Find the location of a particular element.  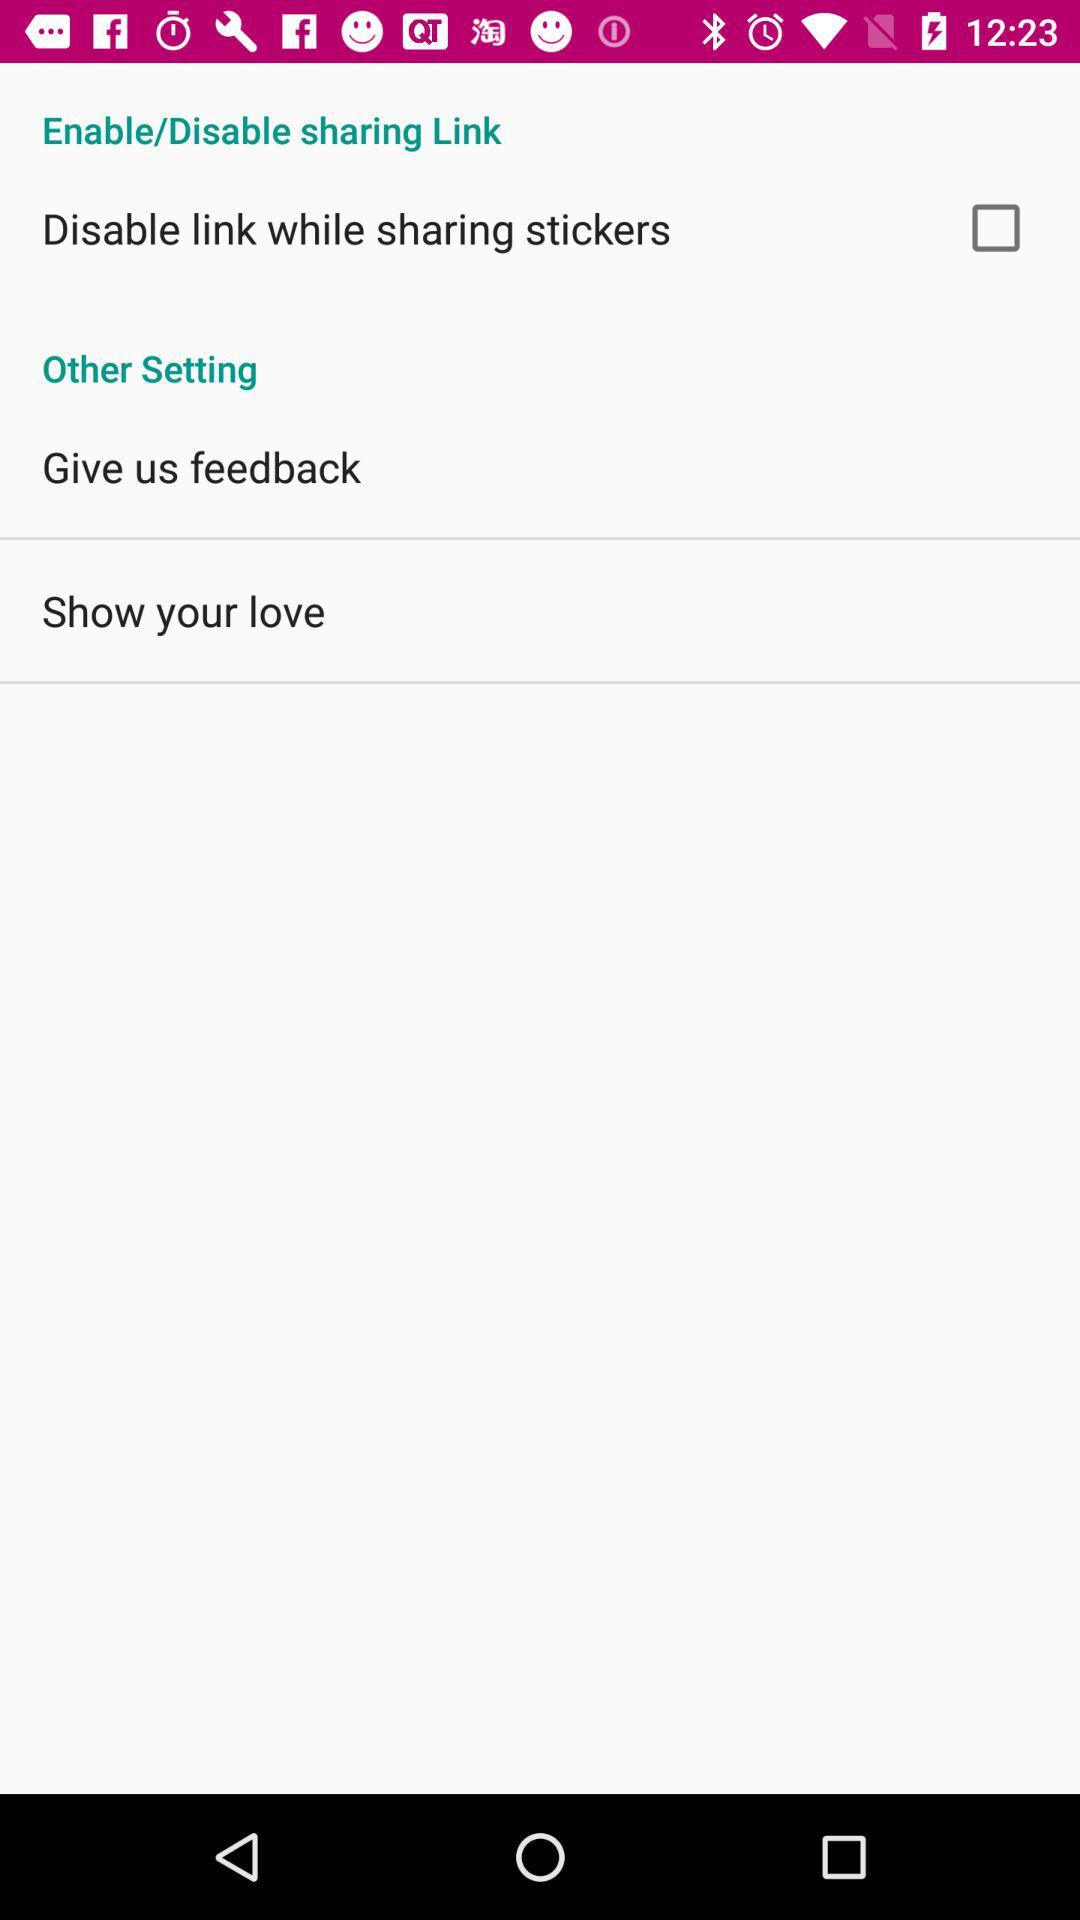

icon below the other setting app is located at coordinates (201, 465).